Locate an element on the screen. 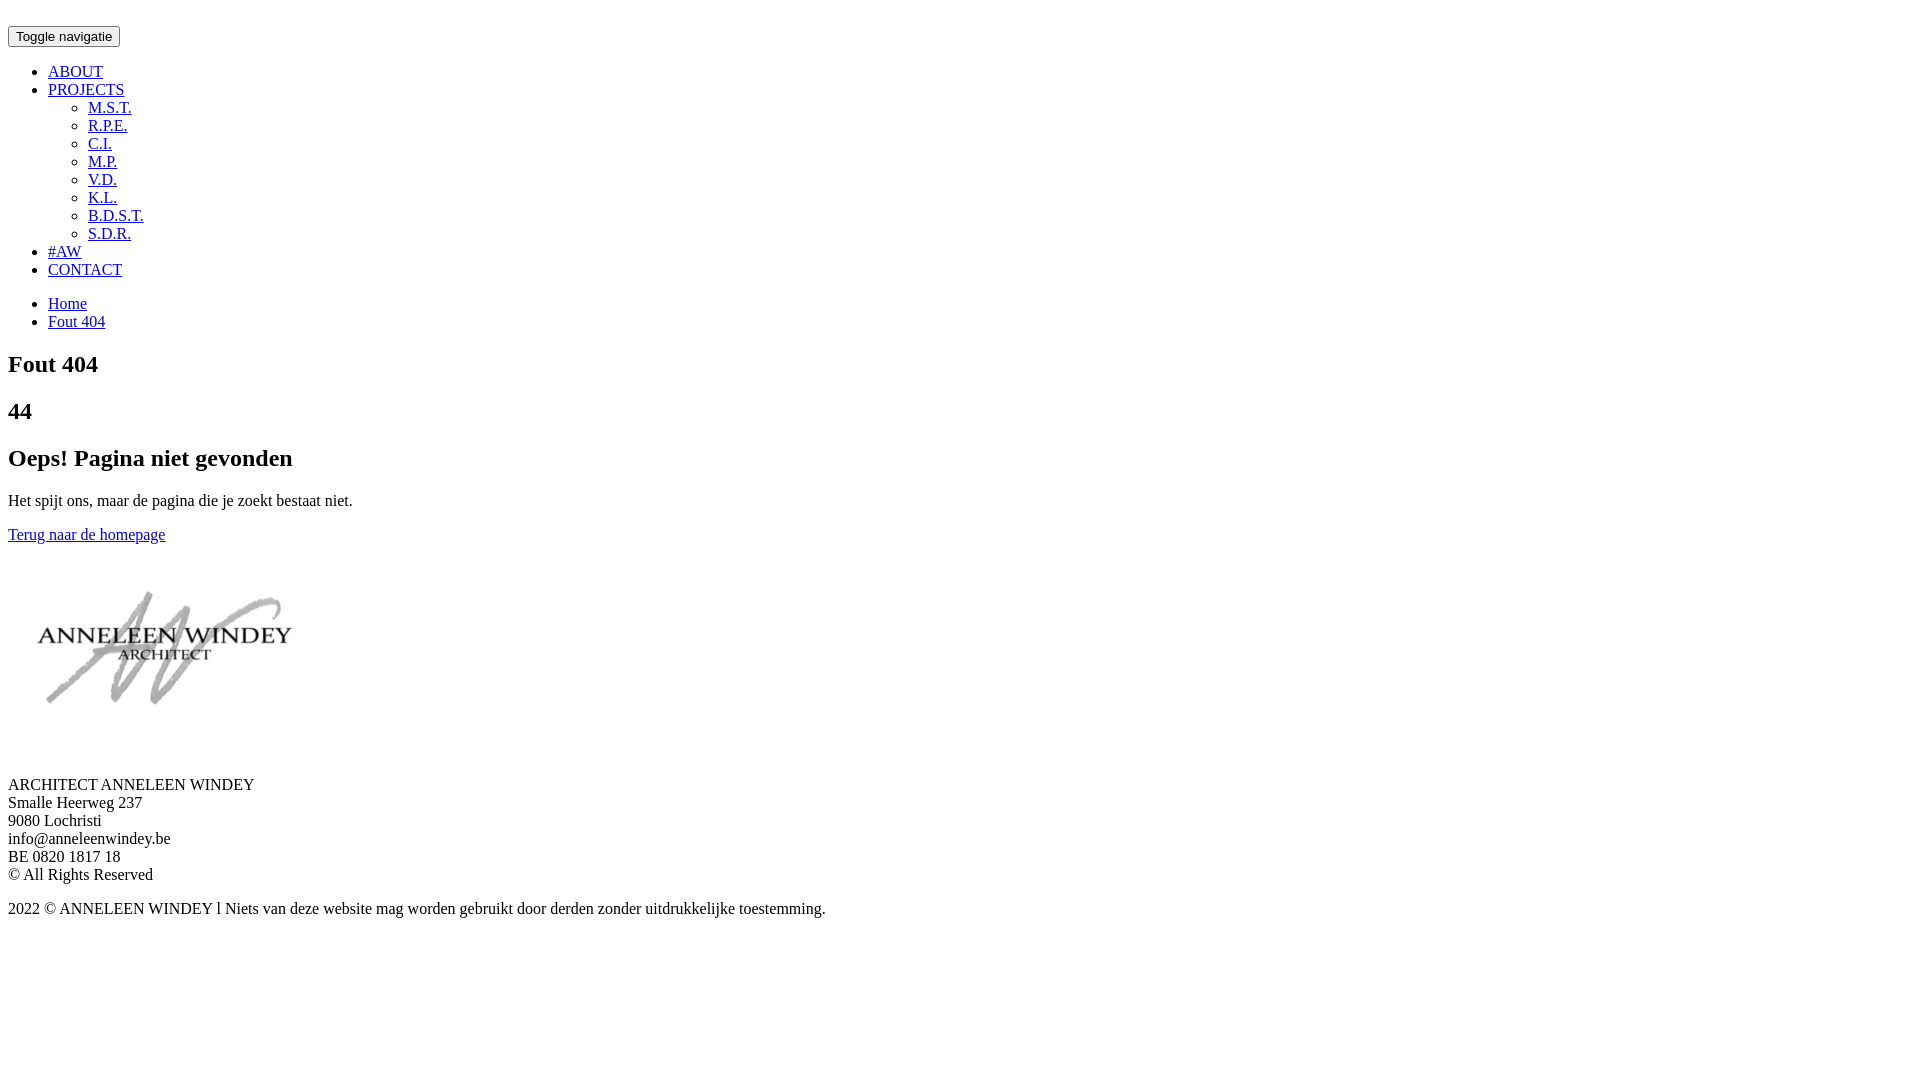 The image size is (1920, 1080). 'B.D.S.T.' is located at coordinates (114, 215).